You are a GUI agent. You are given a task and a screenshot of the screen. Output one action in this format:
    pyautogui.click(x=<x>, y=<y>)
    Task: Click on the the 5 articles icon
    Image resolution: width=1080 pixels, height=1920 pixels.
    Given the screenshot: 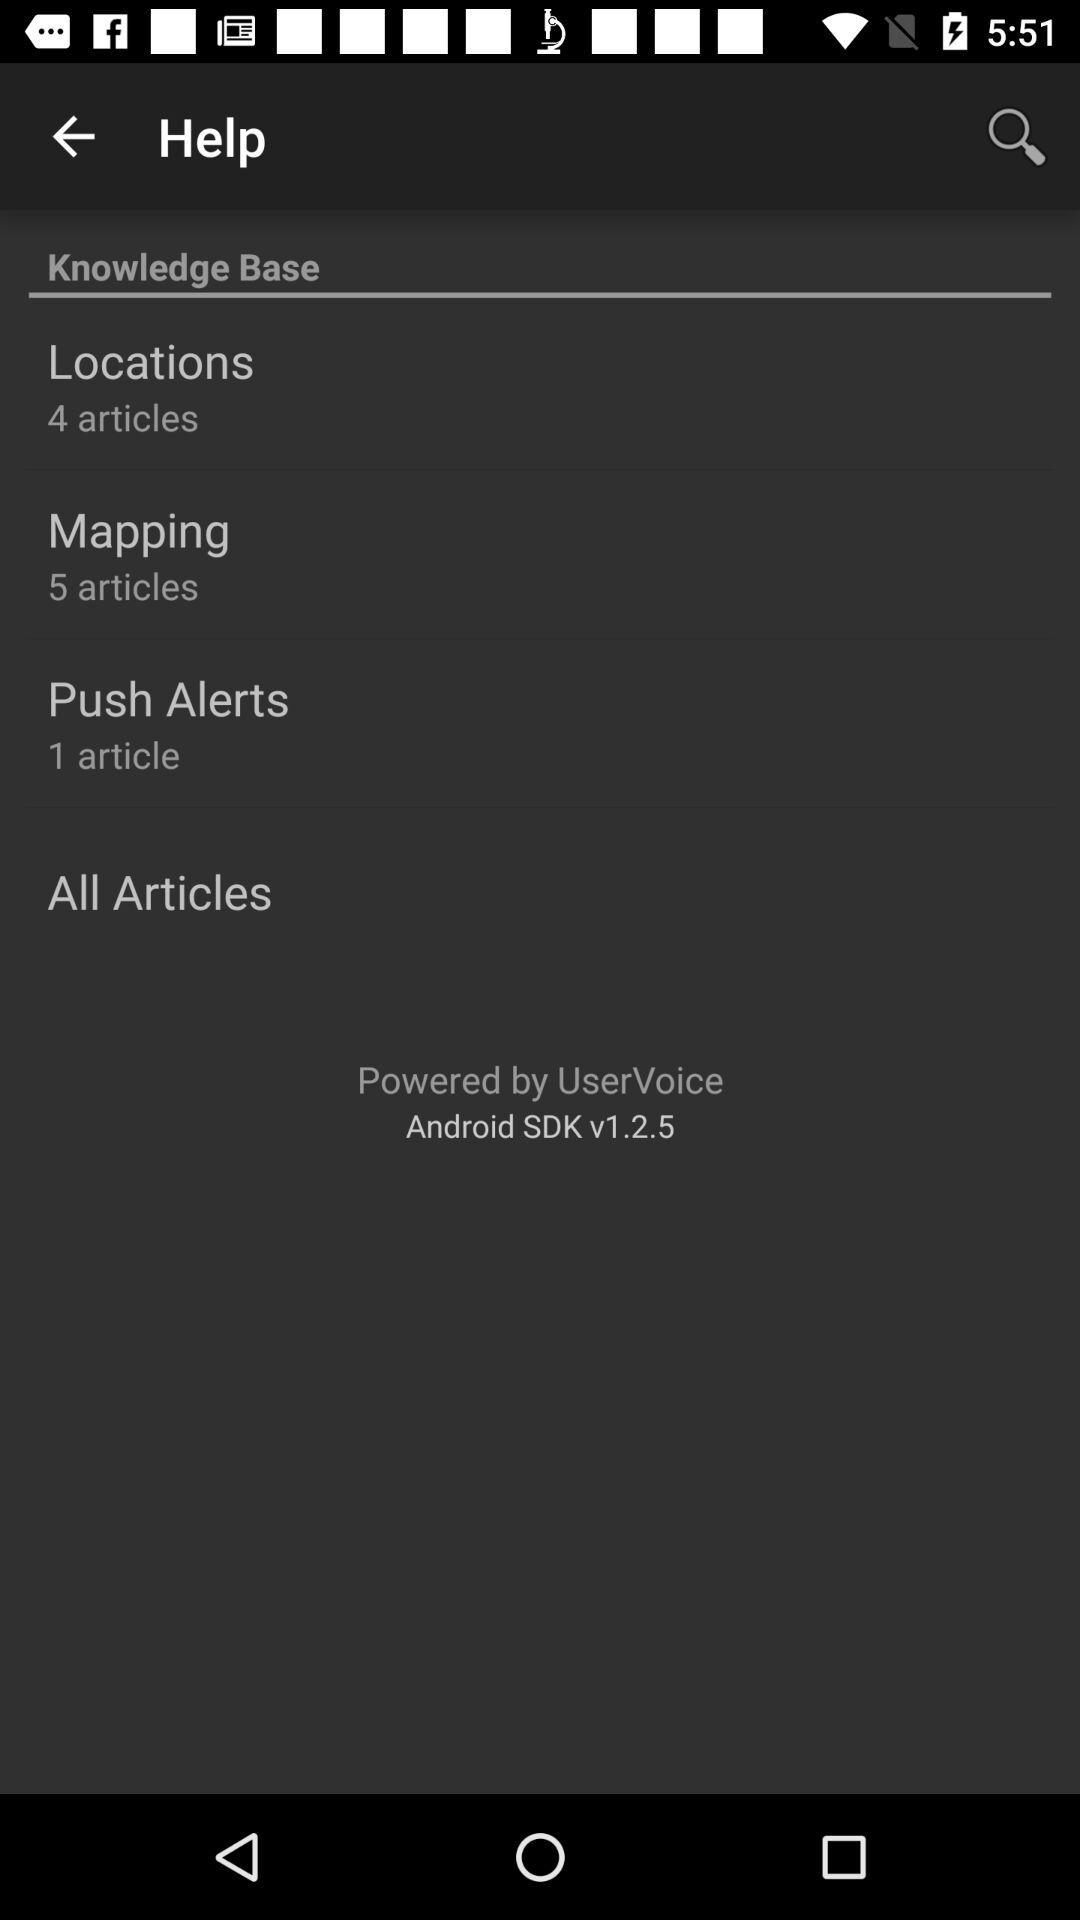 What is the action you would take?
    pyautogui.click(x=123, y=584)
    